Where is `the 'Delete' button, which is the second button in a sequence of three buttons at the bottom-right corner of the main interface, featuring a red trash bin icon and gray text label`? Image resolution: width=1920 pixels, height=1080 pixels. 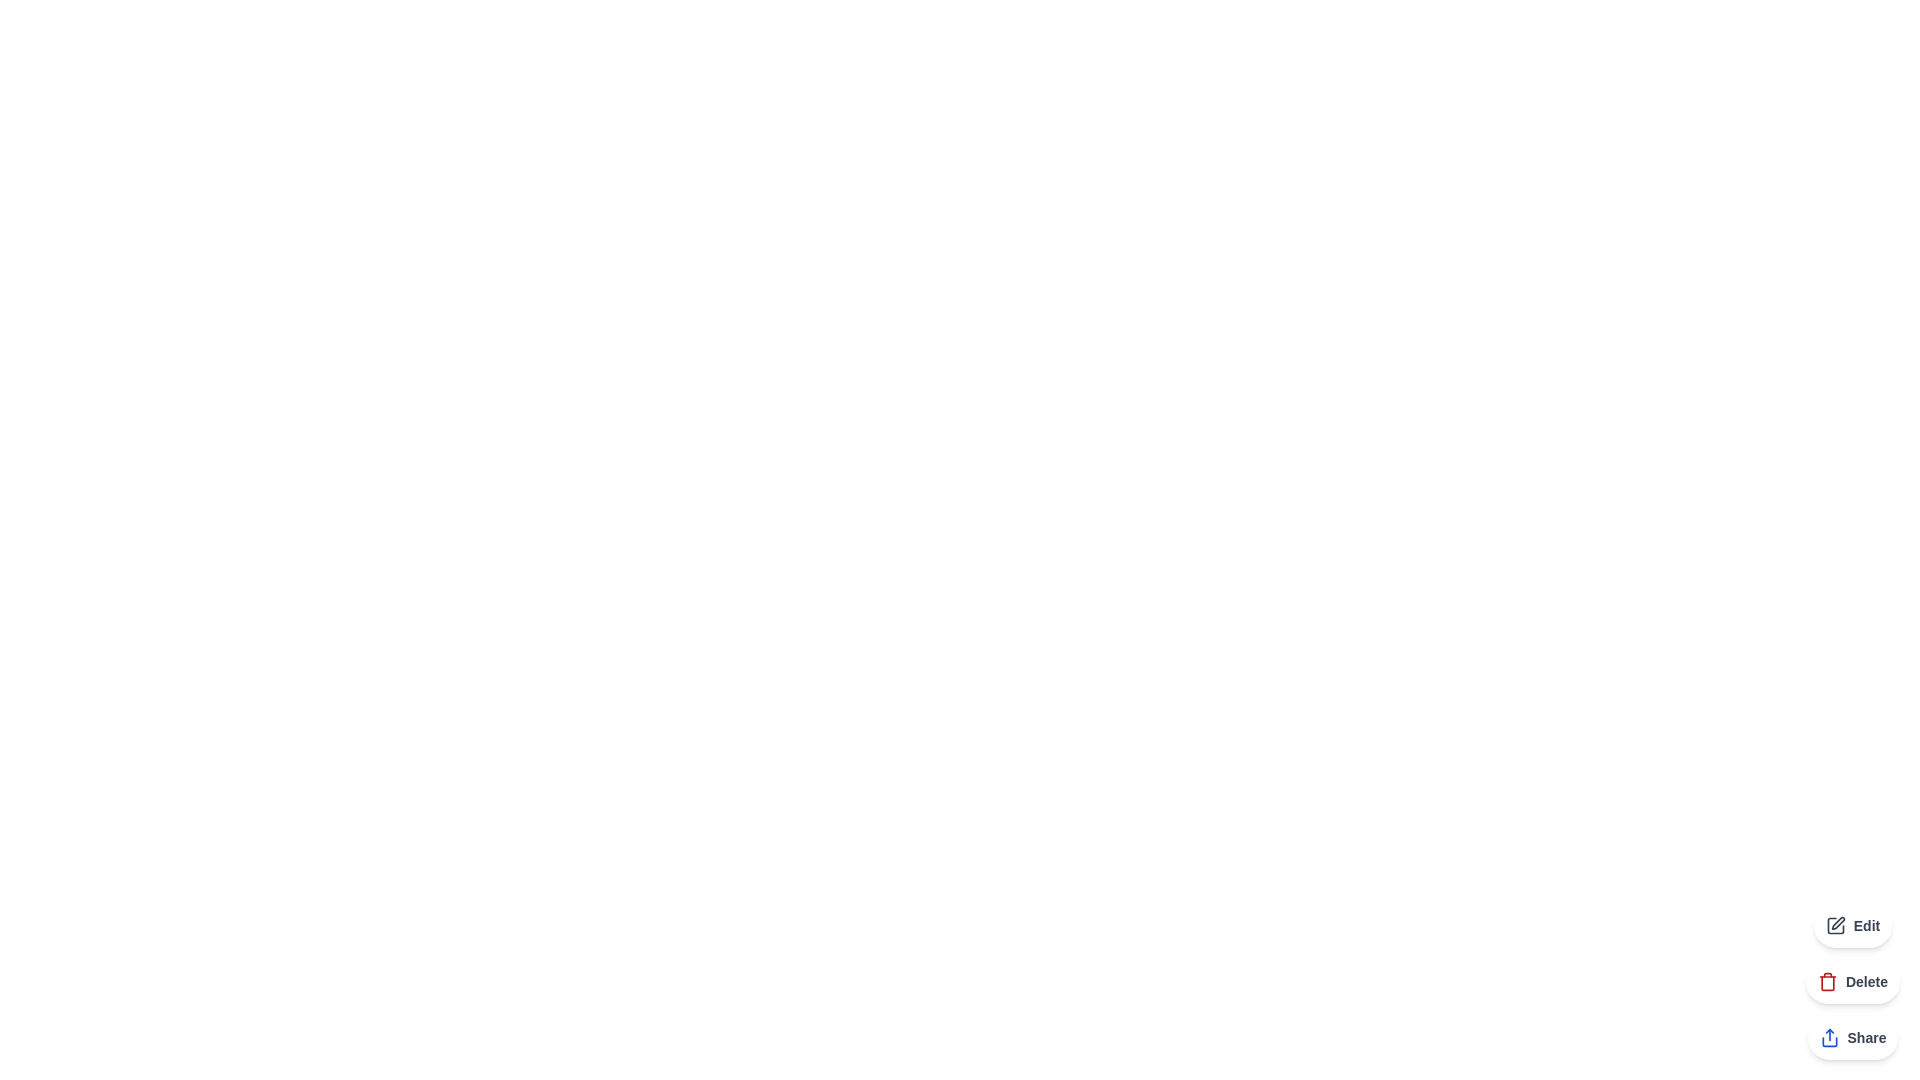
the 'Delete' button, which is the second button in a sequence of three buttons at the bottom-right corner of the main interface, featuring a red trash bin icon and gray text label is located at coordinates (1851, 981).